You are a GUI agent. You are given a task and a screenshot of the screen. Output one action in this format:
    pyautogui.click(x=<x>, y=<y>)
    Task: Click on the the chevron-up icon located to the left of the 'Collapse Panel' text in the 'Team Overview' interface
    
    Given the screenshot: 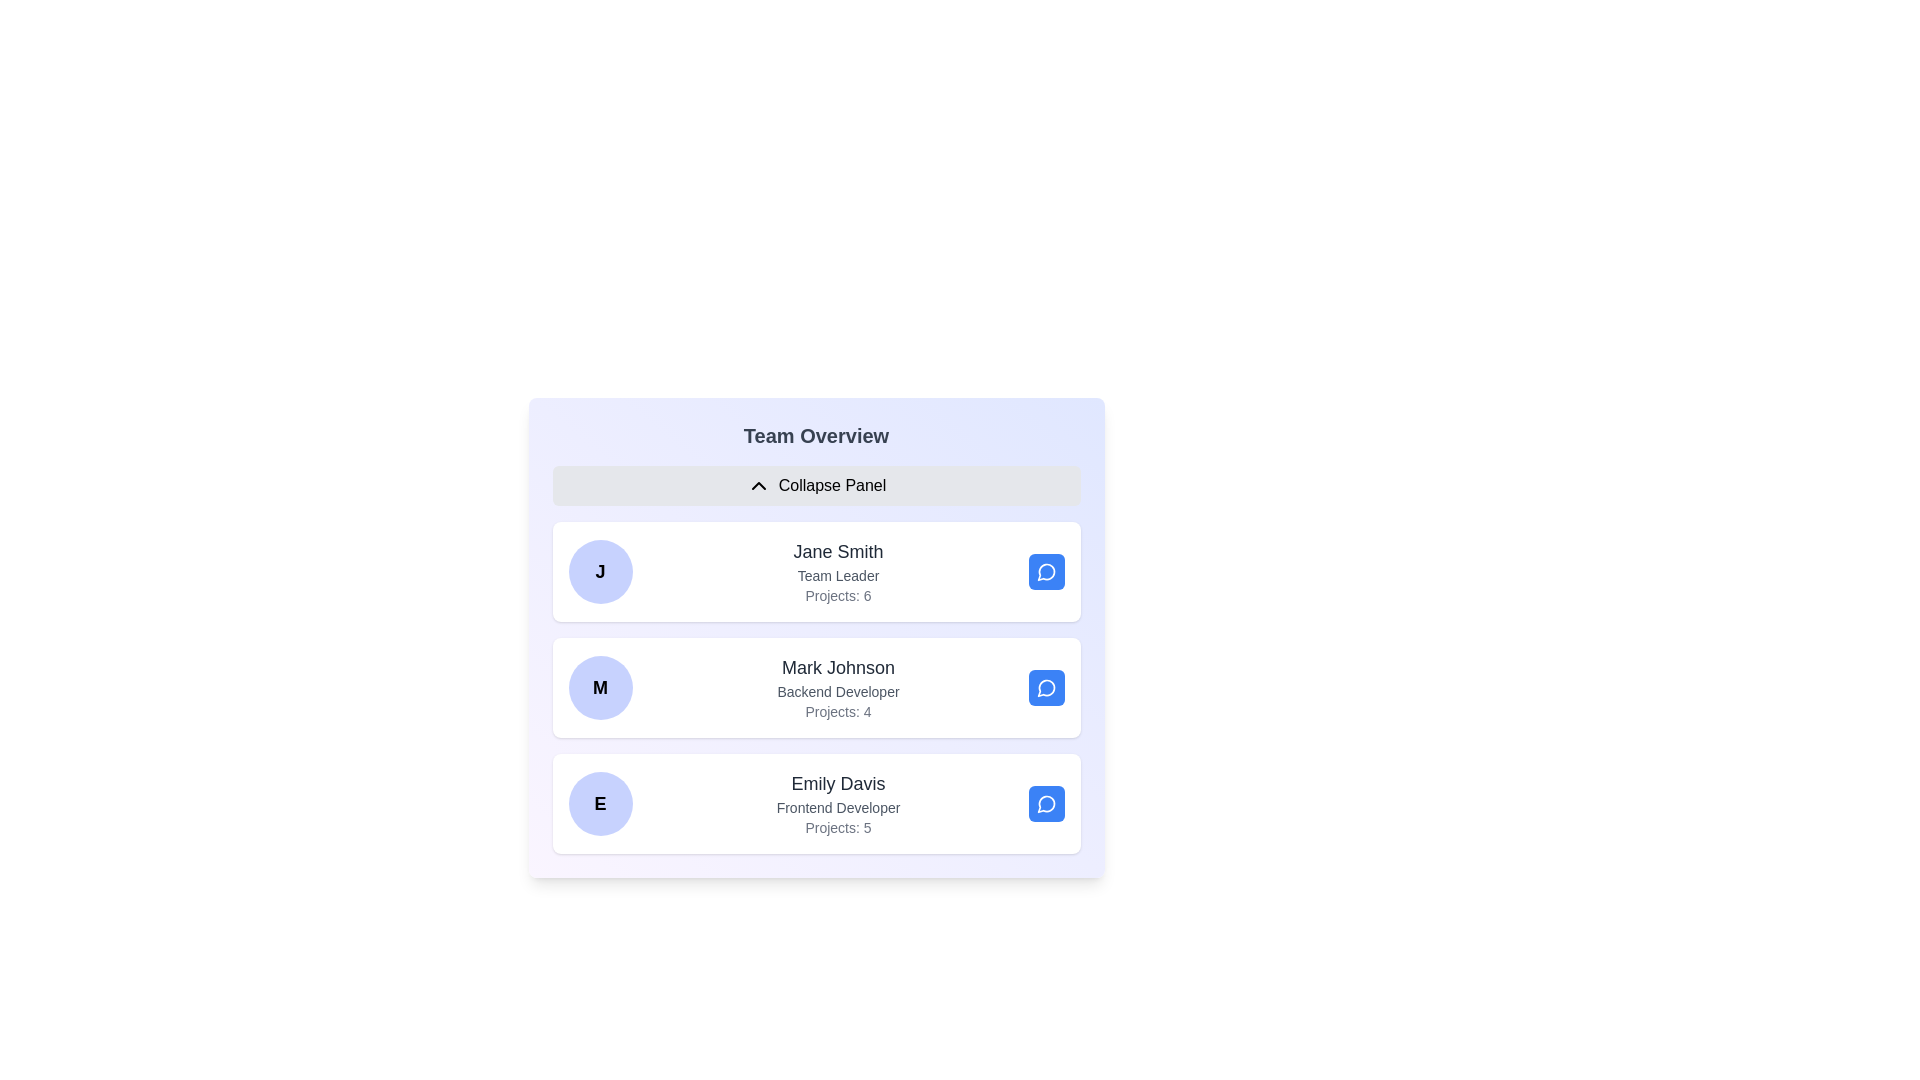 What is the action you would take?
    pyautogui.click(x=757, y=486)
    